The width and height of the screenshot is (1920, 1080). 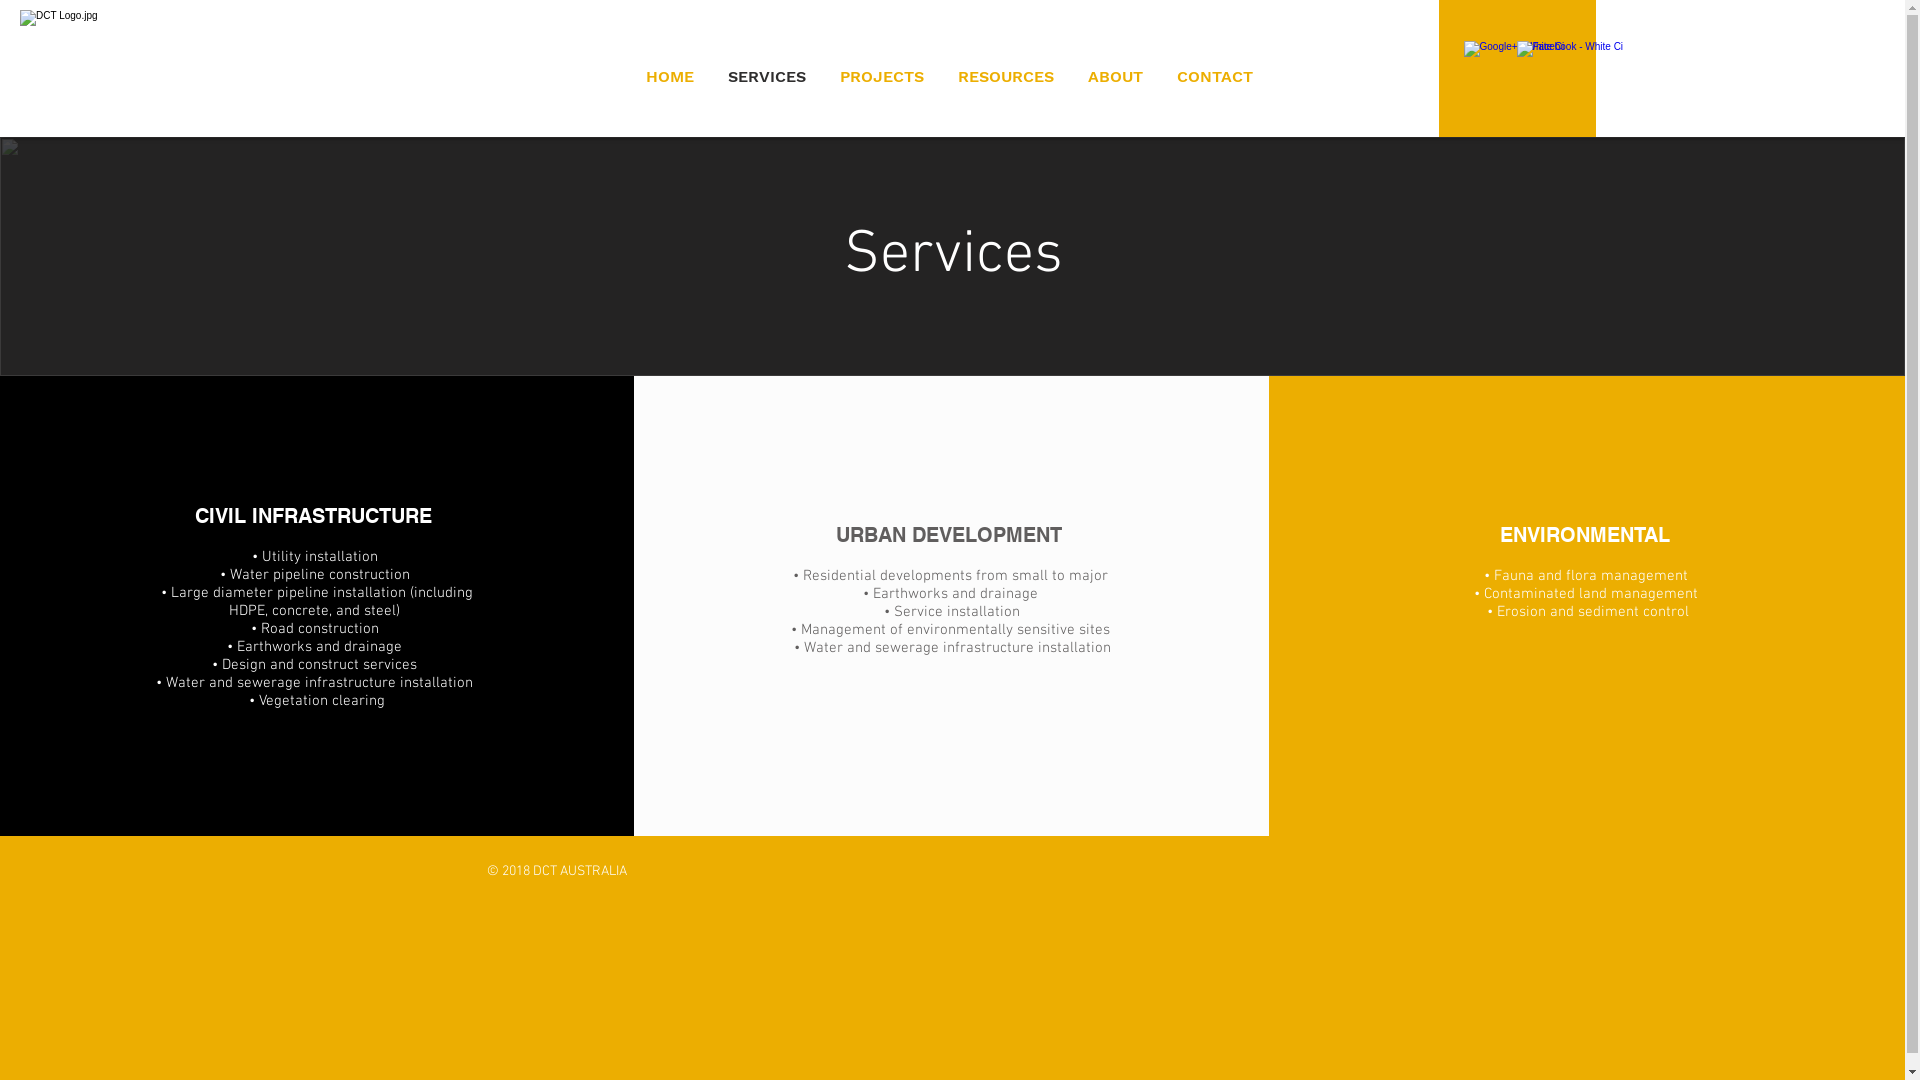 What do you see at coordinates (881, 75) in the screenshot?
I see `'PROJECTS'` at bounding box center [881, 75].